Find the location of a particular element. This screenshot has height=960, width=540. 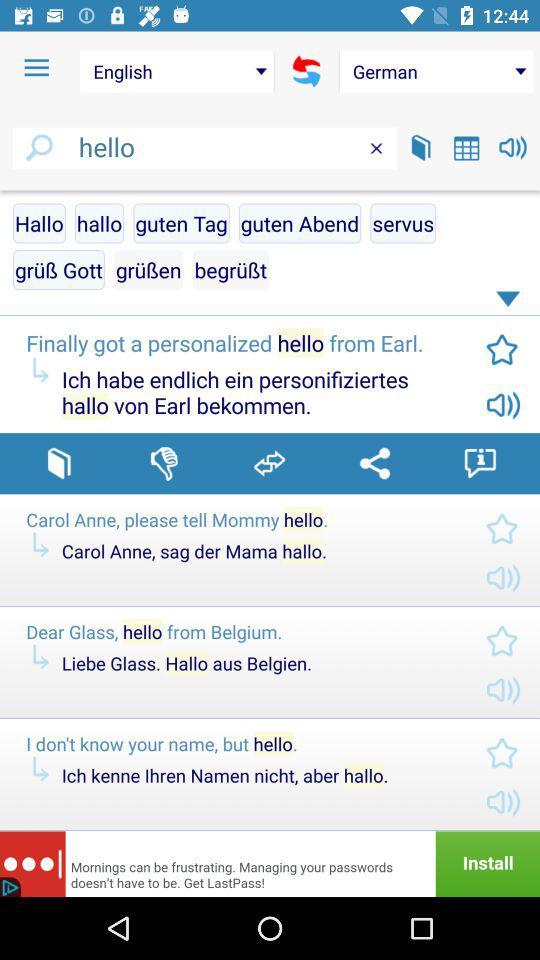

the i don t icon is located at coordinates (239, 743).